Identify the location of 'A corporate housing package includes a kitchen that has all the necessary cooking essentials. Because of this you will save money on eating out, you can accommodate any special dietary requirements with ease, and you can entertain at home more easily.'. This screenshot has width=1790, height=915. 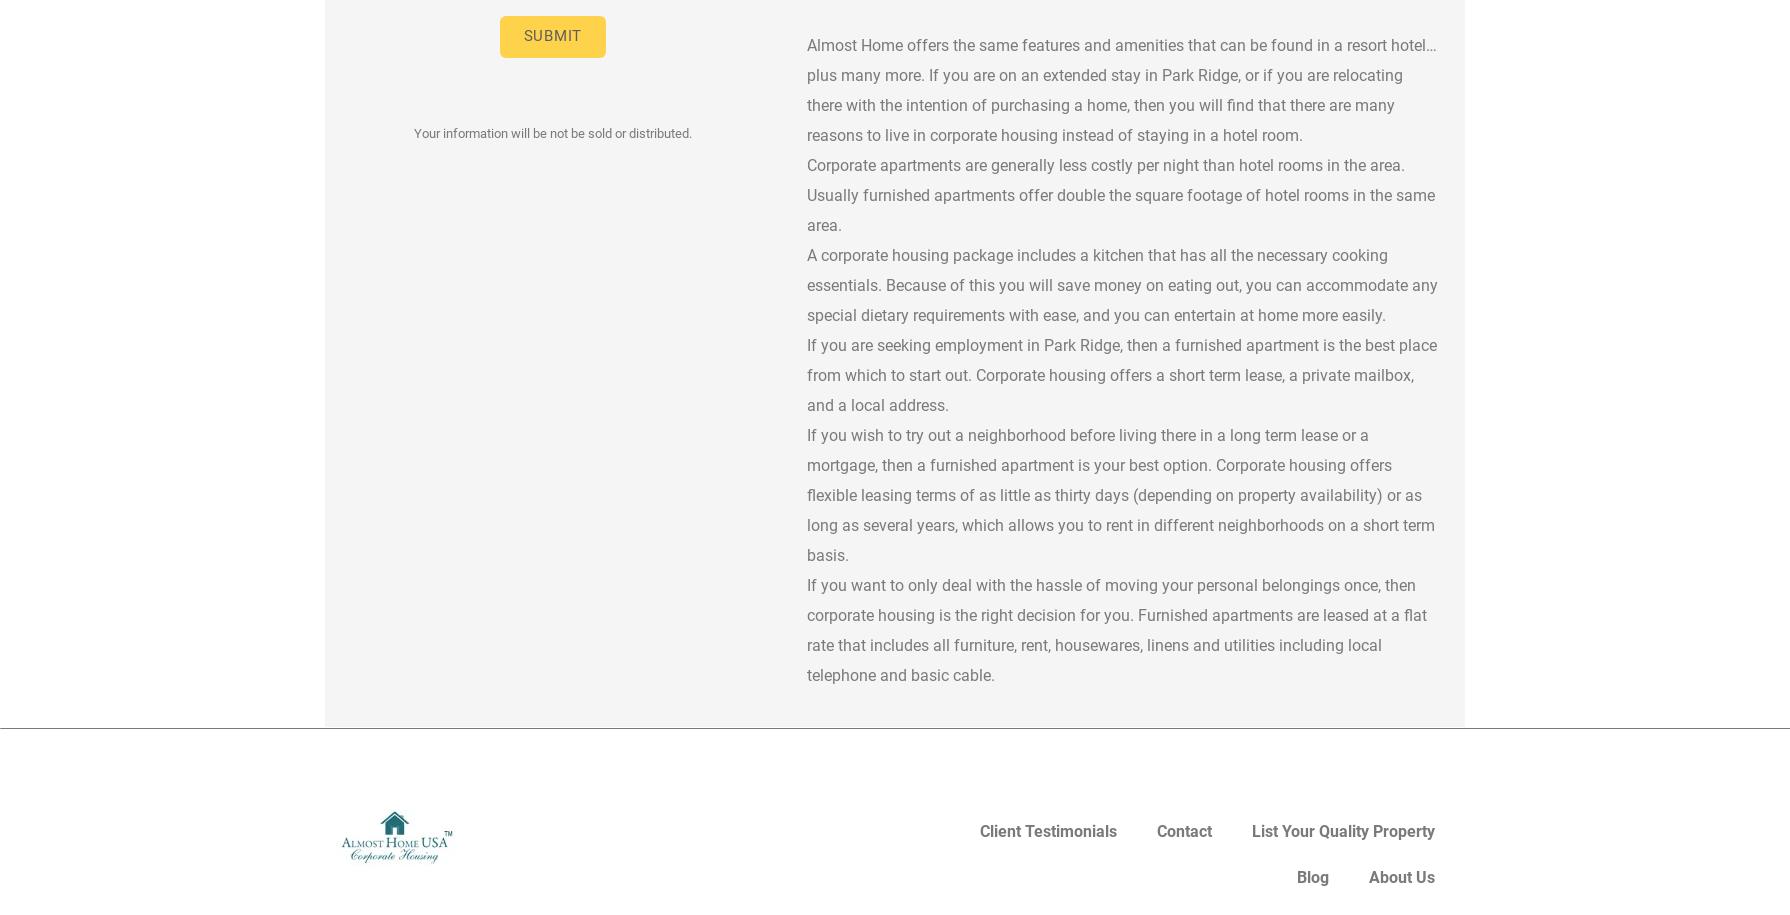
(1121, 284).